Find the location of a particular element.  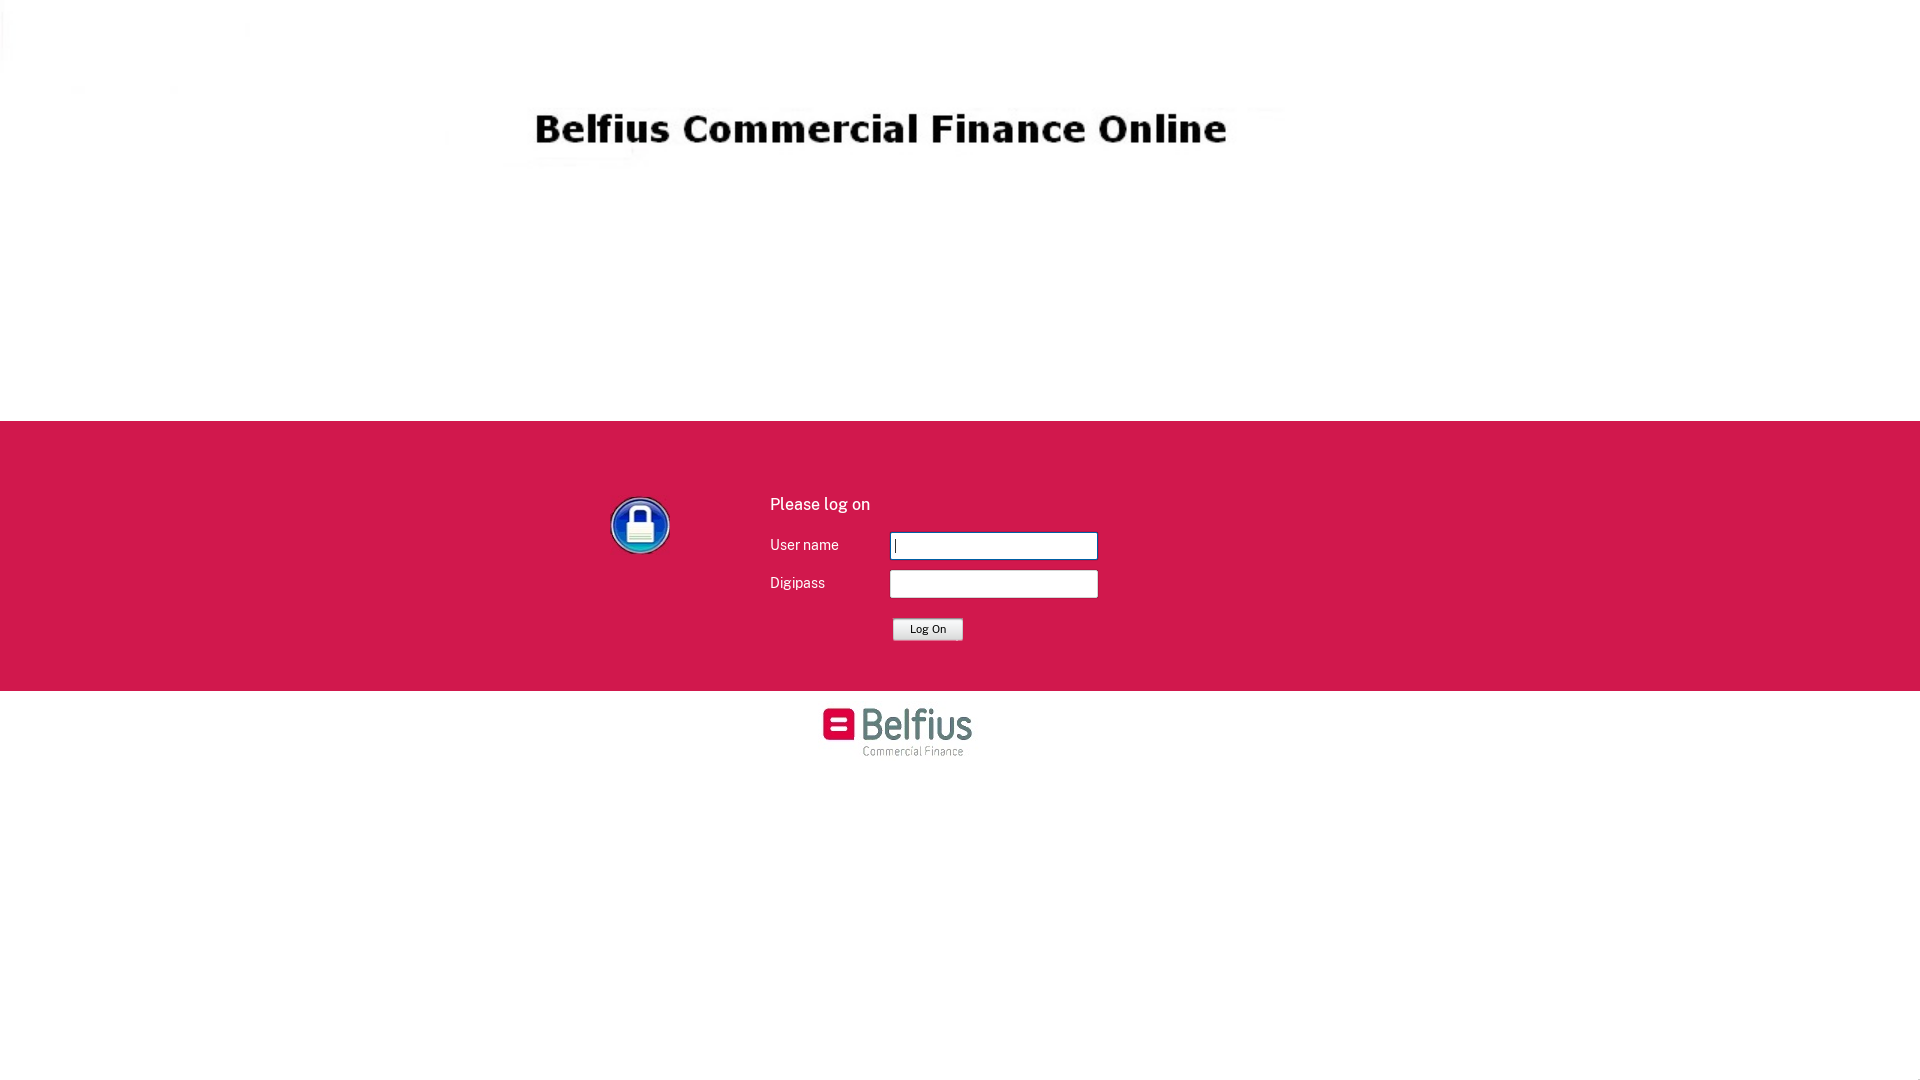

'Log On' is located at coordinates (926, 627).